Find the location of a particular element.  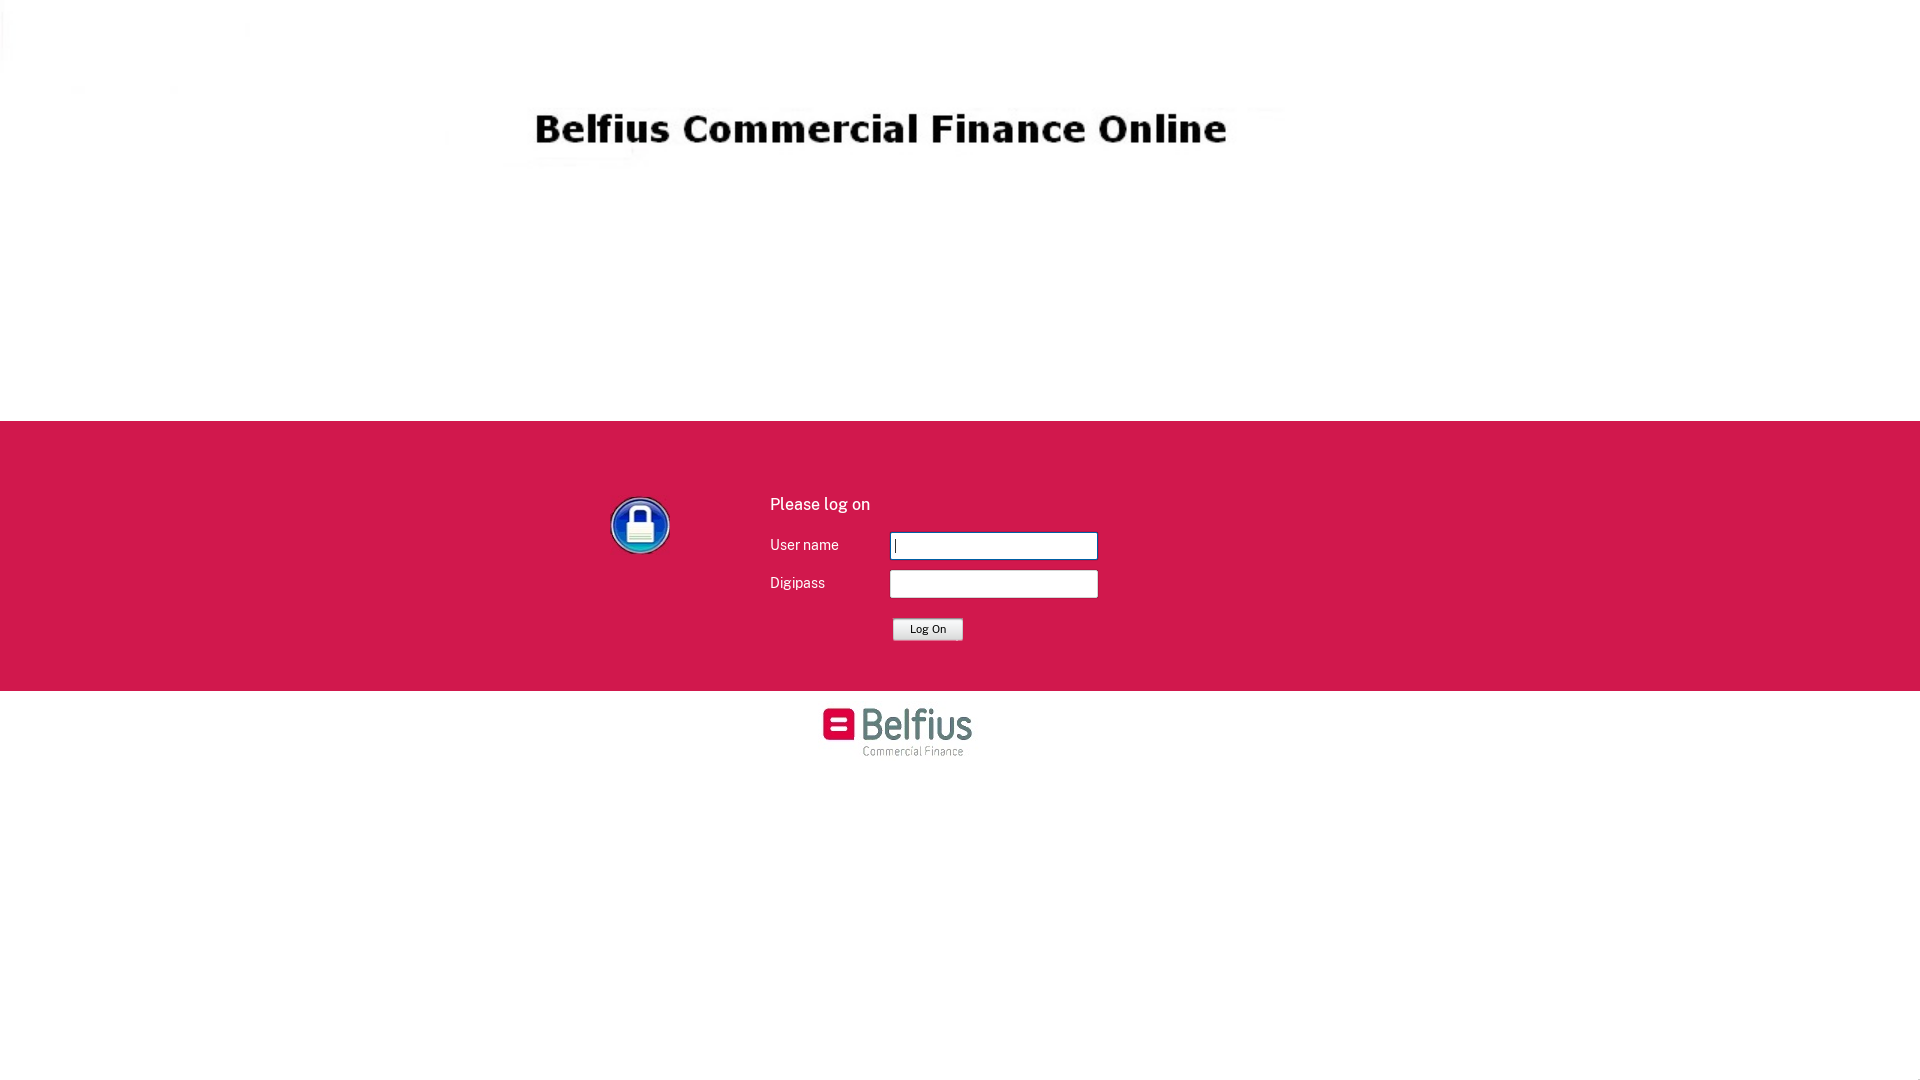

'Log On' is located at coordinates (926, 627).